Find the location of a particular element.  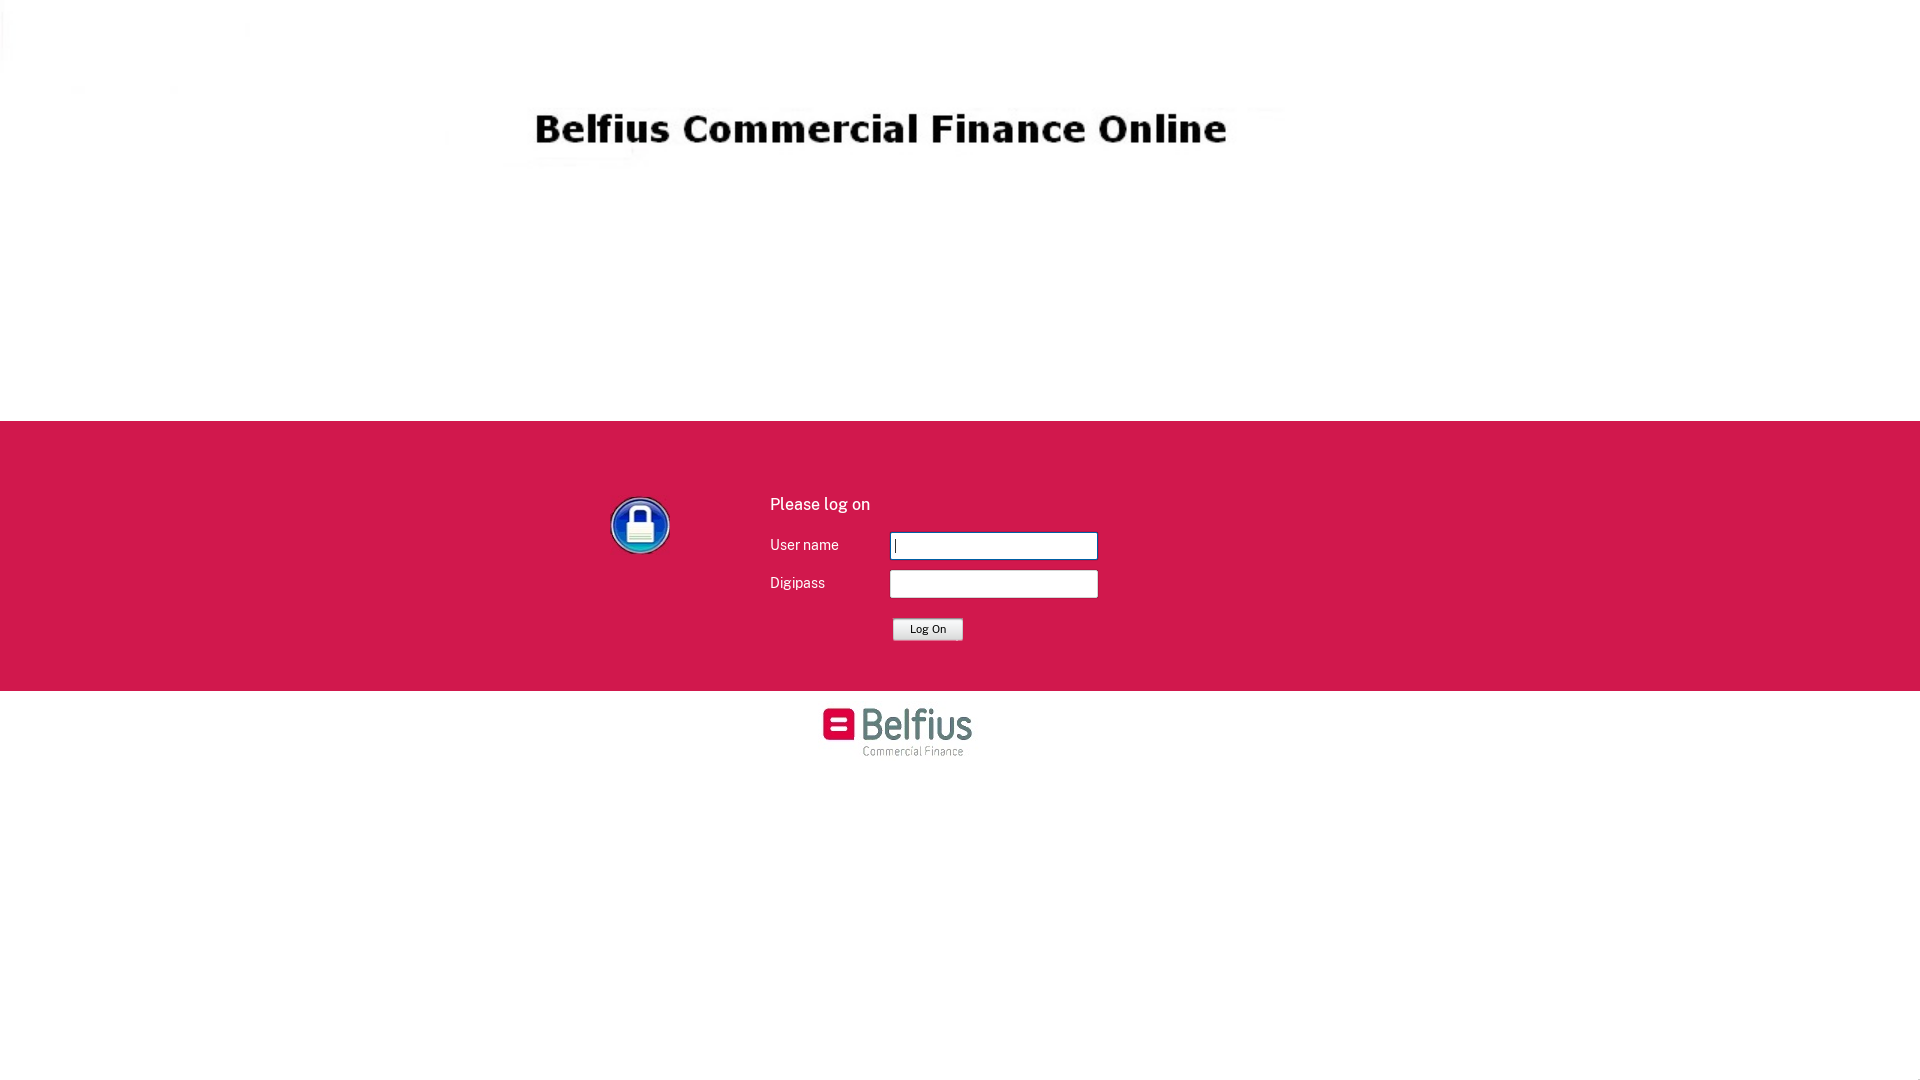

'Log On' is located at coordinates (926, 627).